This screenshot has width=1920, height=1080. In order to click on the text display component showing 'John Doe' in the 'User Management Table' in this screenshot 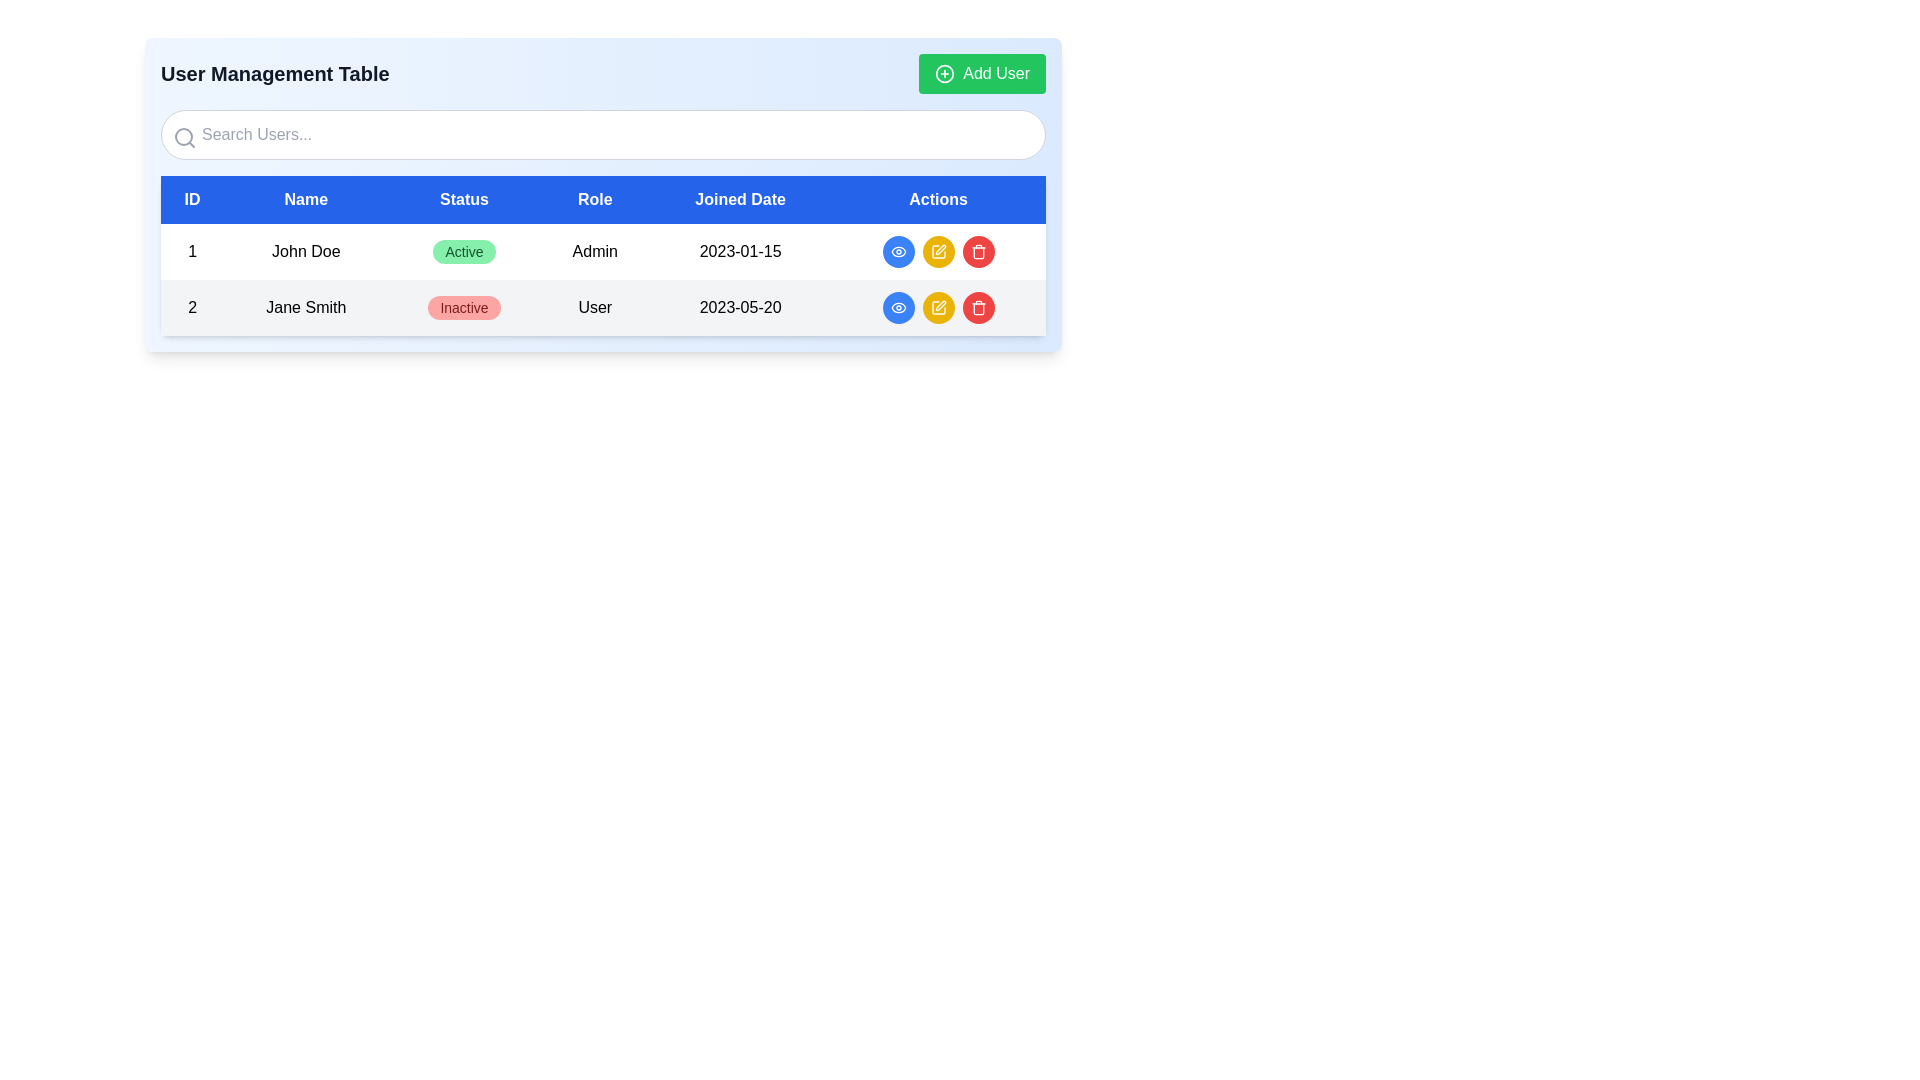, I will do `click(305, 250)`.